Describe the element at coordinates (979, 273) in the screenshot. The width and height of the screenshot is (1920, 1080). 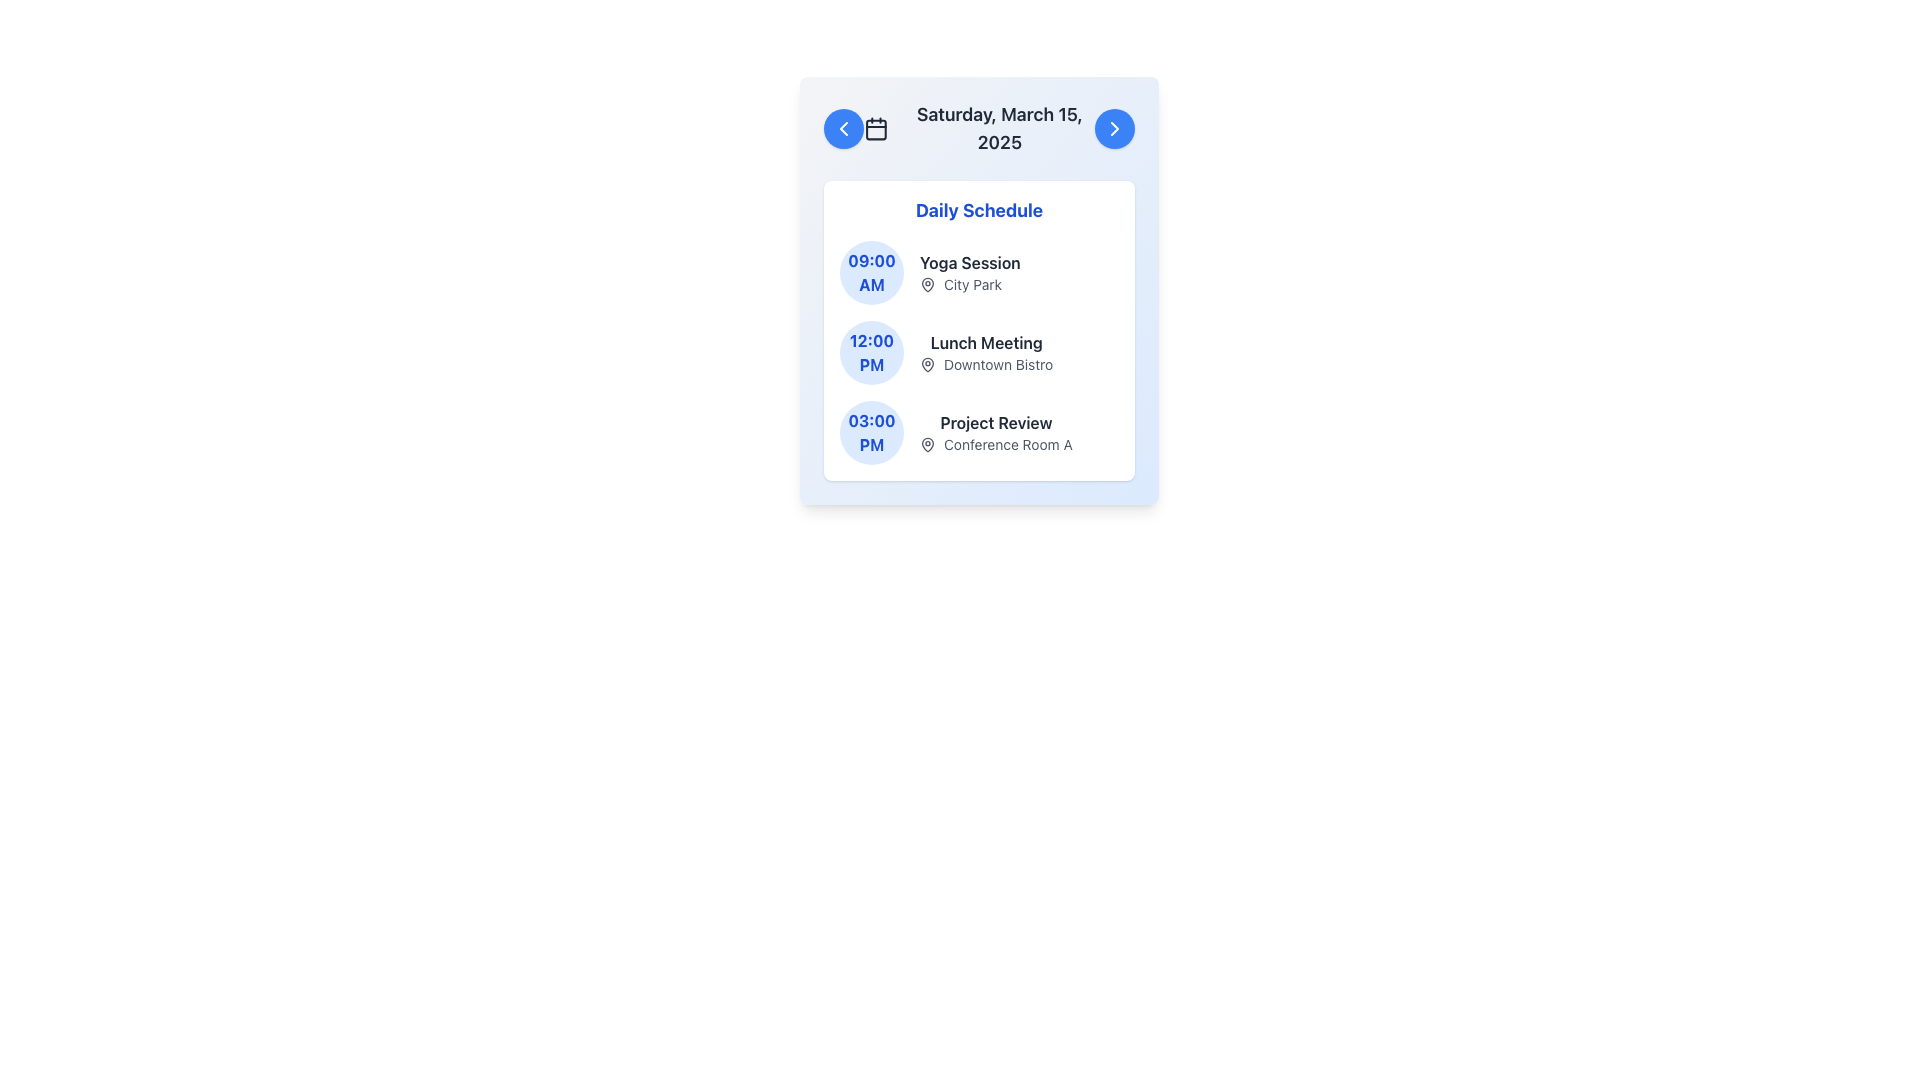
I see `the first structured schedule entry in the Daily Schedule list, which features a circular blue icon with '09:00 AM' and a description of 'Yoga Session' and 'City Park'` at that location.